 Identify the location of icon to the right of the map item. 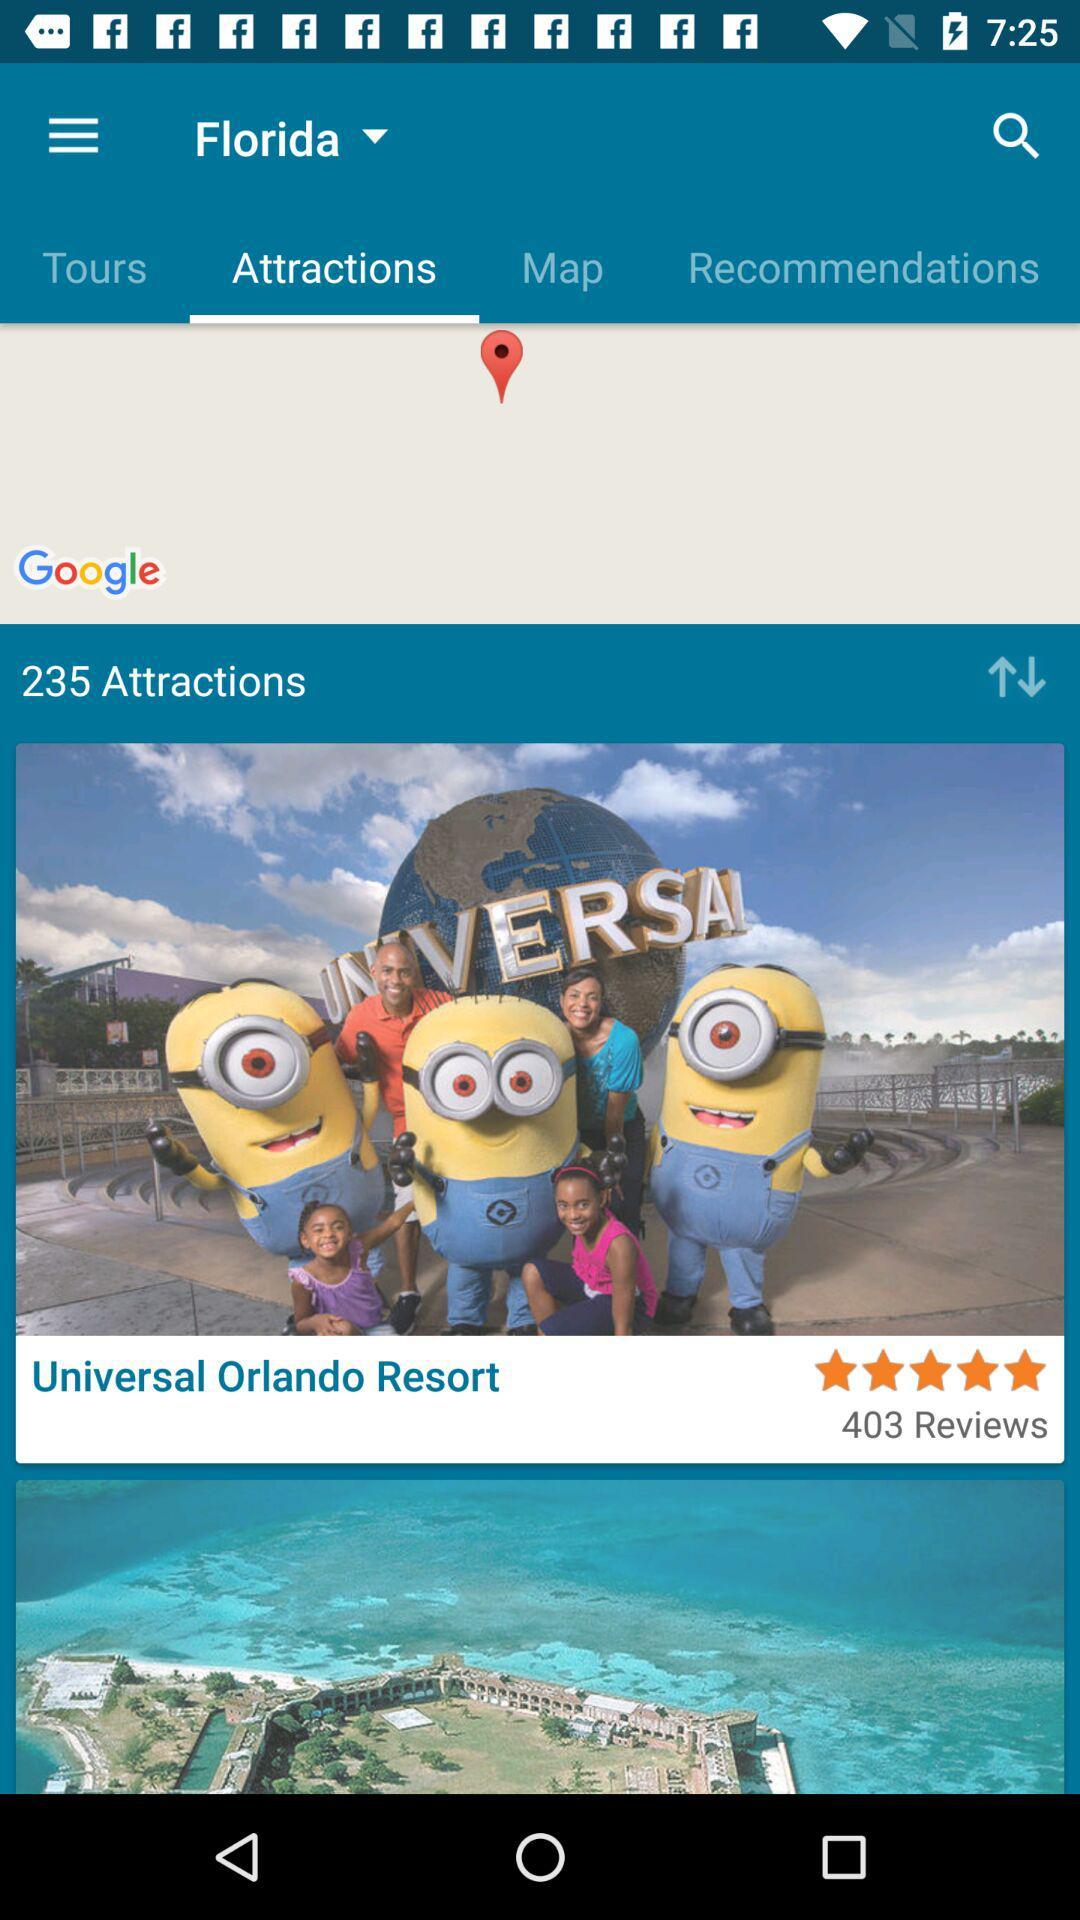
(861, 265).